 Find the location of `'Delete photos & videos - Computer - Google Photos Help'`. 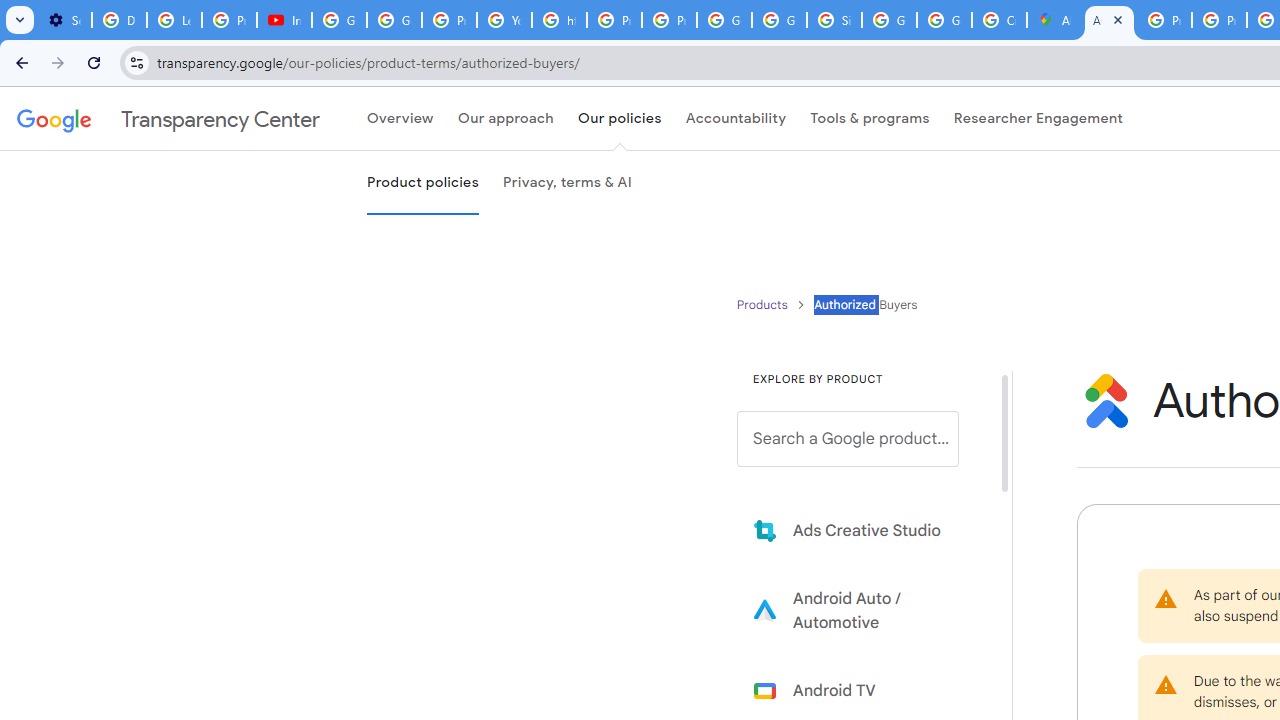

'Delete photos & videos - Computer - Google Photos Help' is located at coordinates (118, 20).